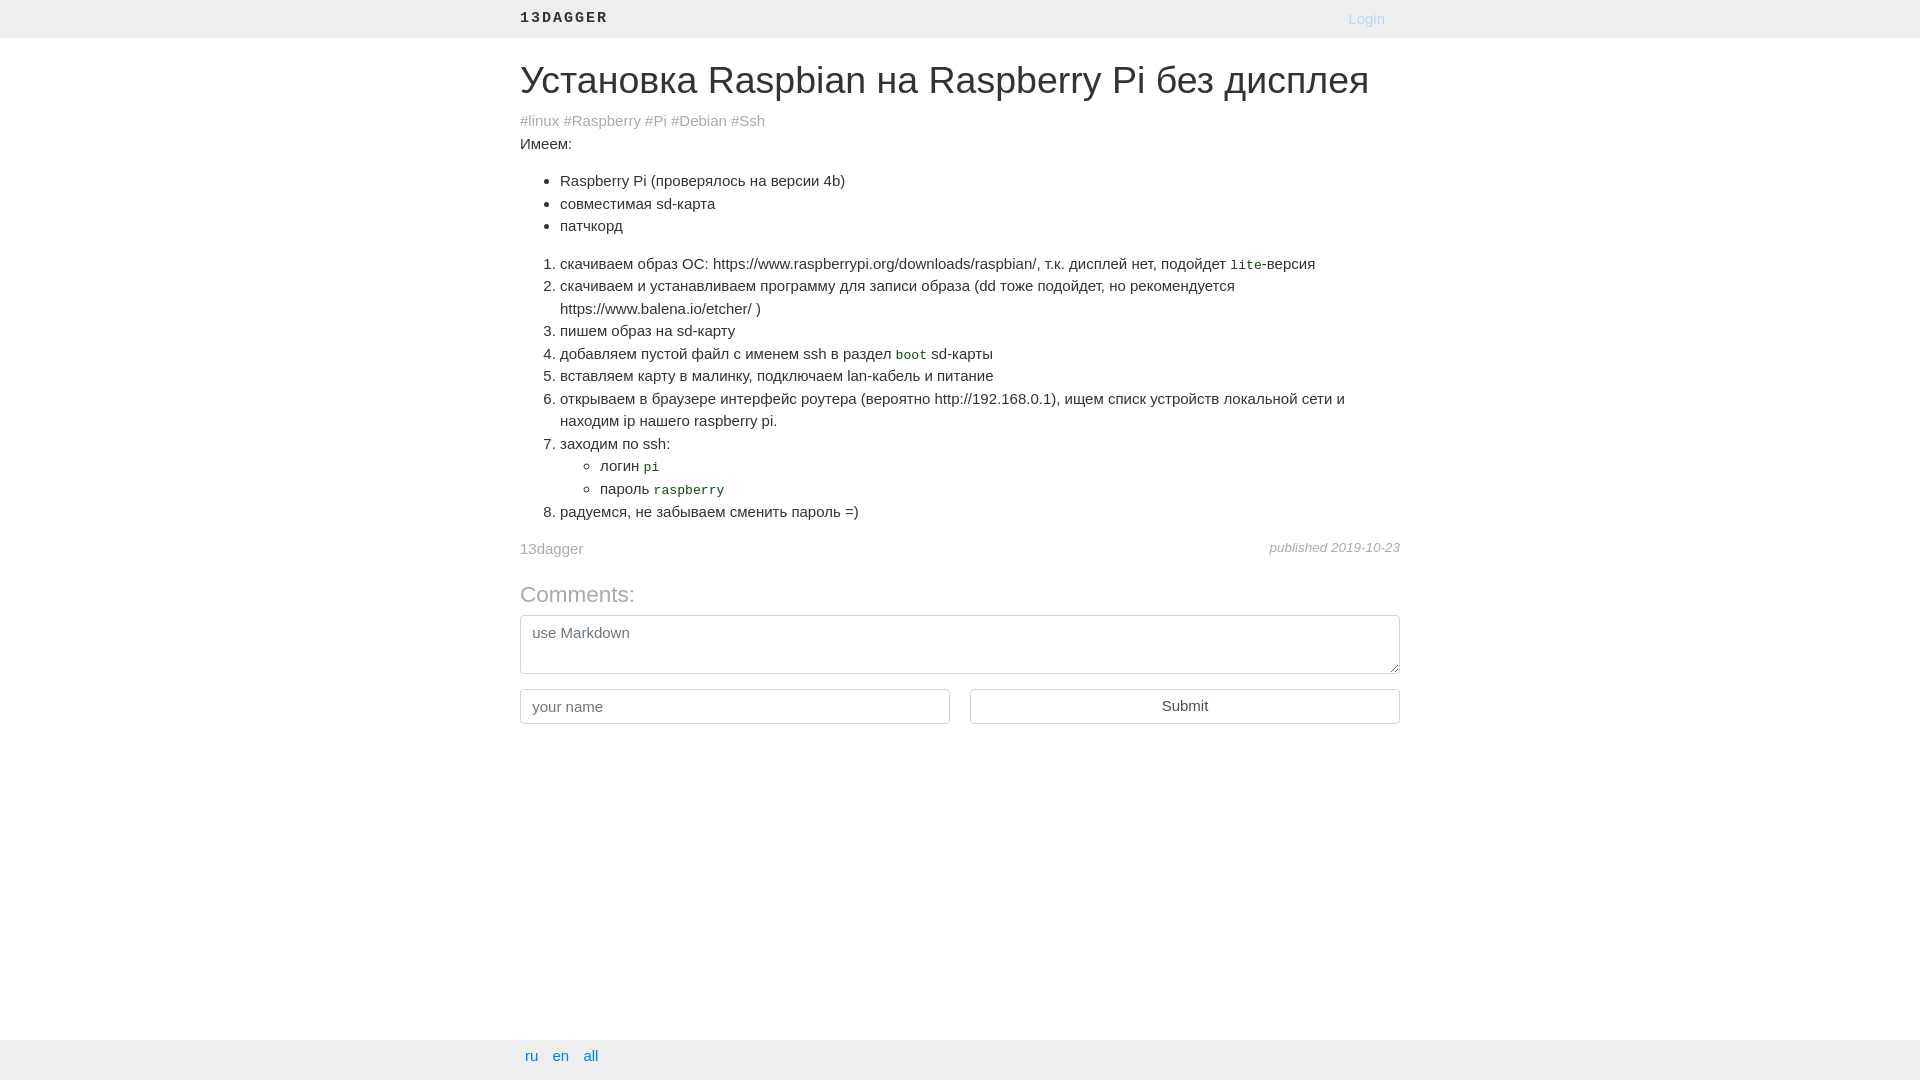  What do you see at coordinates (1333, 19) in the screenshot?
I see `'Login'` at bounding box center [1333, 19].